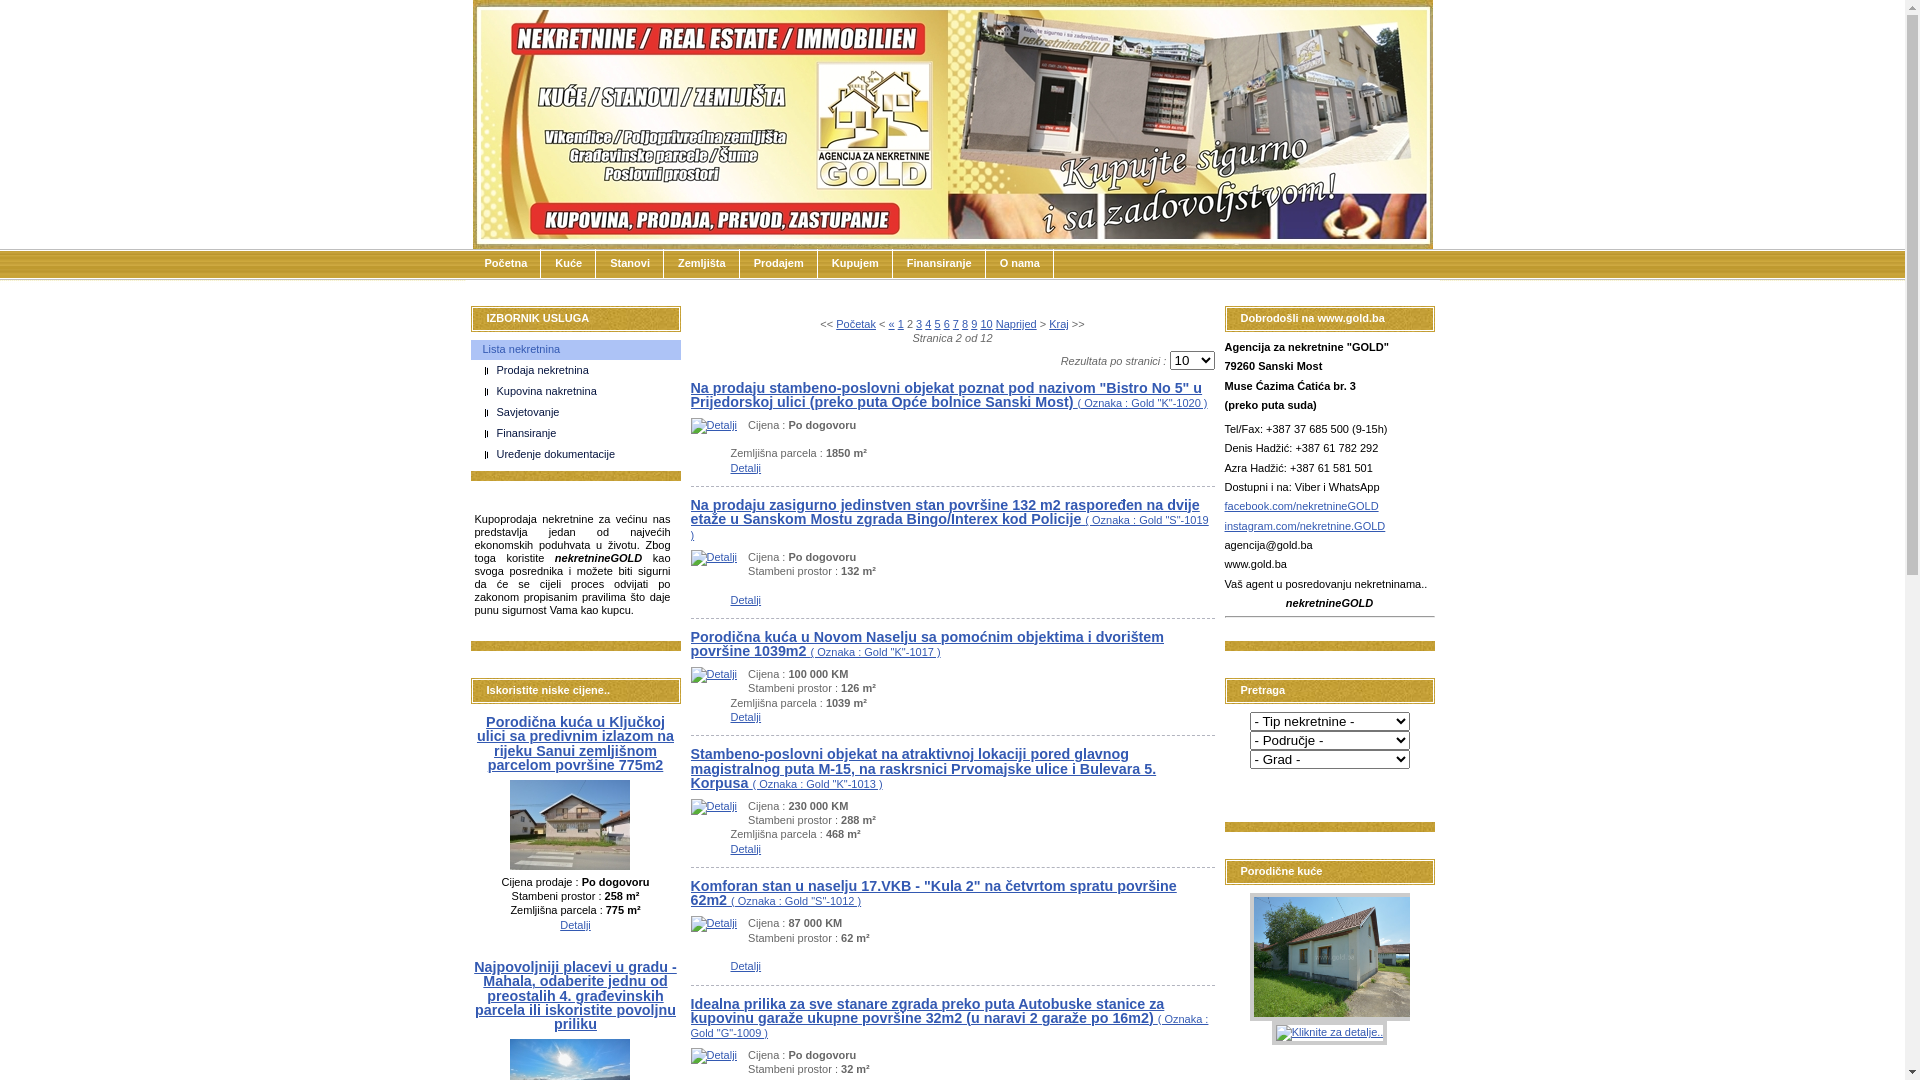 The image size is (1920, 1080). I want to click on '7', so click(954, 323).